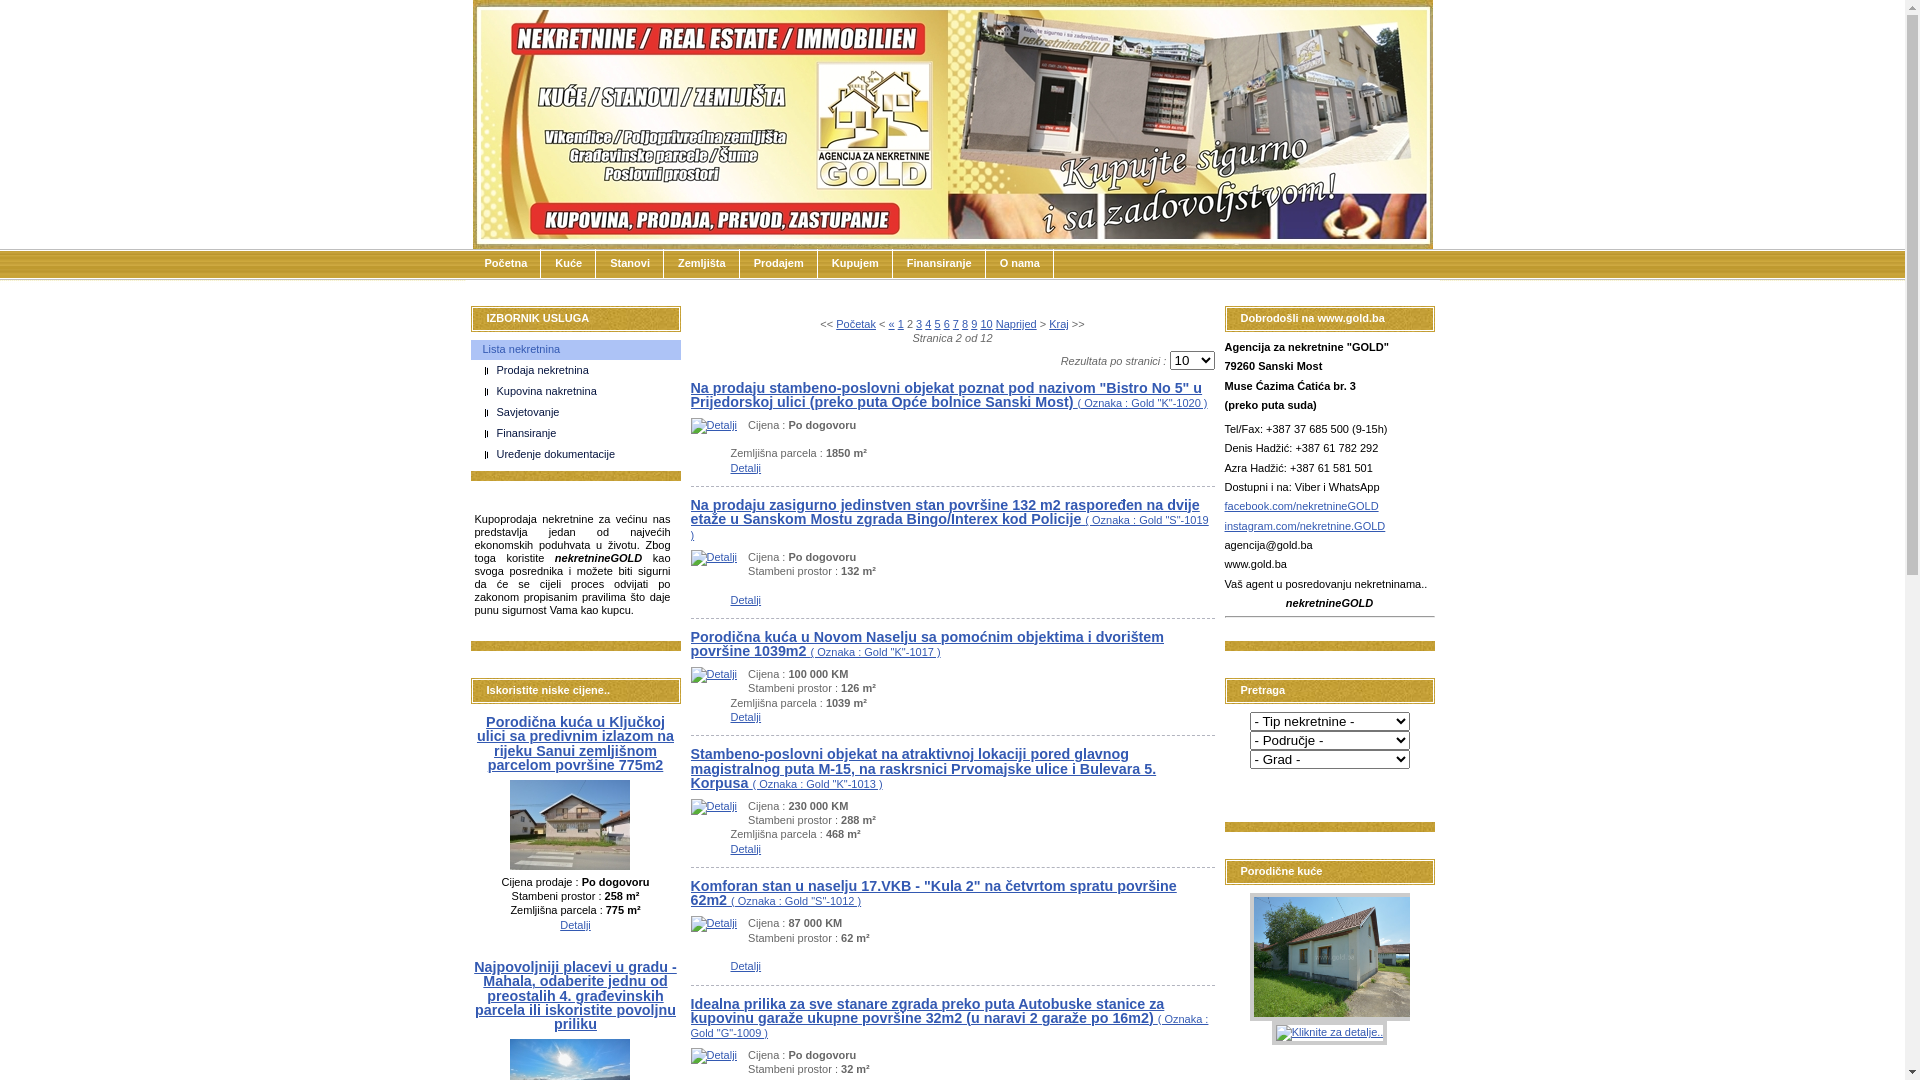 The image size is (1920, 1080). I want to click on '7', so click(954, 323).